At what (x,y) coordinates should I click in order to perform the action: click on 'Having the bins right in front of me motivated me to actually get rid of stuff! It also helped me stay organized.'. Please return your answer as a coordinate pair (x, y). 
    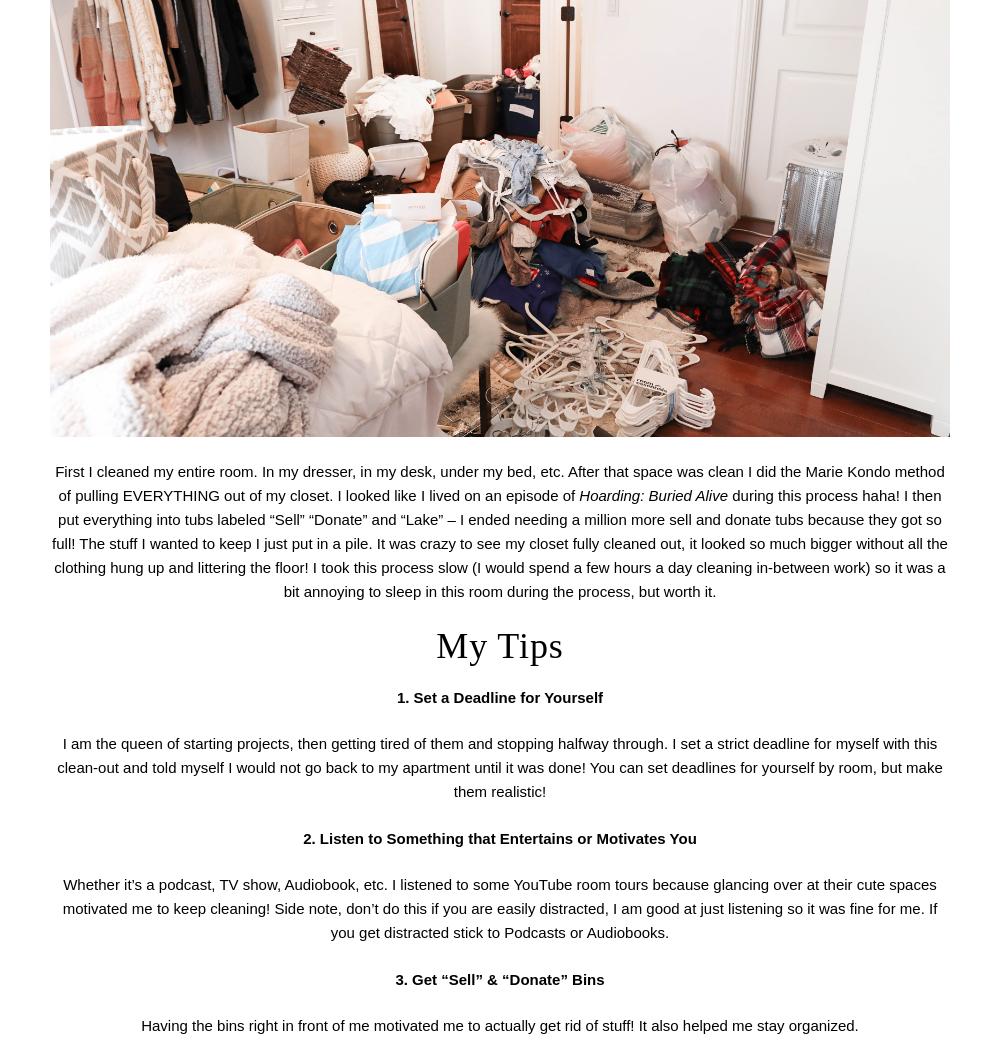
    Looking at the image, I should click on (498, 1025).